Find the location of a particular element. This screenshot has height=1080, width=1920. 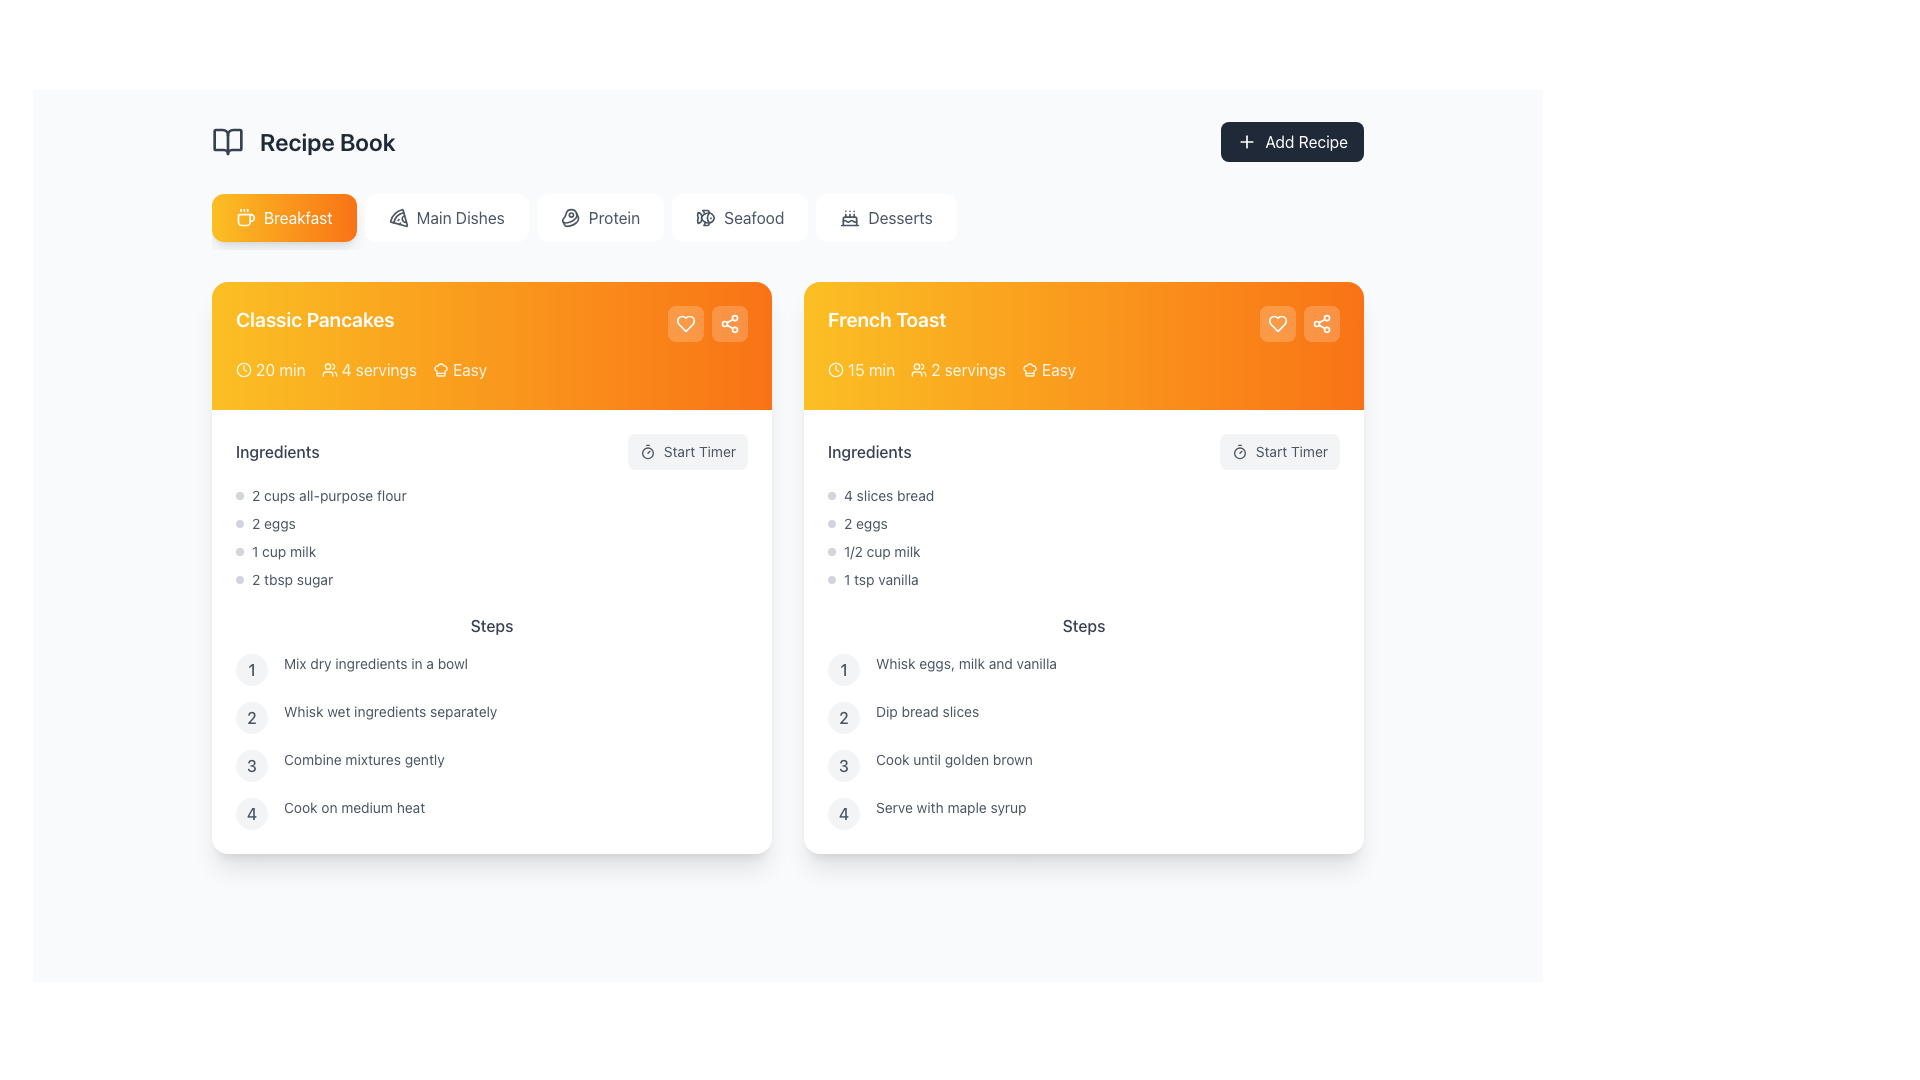

the decorative icon representing the 'Protein' category in the navigation menu, located at the center-left of the 'Protein' button in the horizontal navigation bar under the 'Recipe Book' heading is located at coordinates (569, 218).